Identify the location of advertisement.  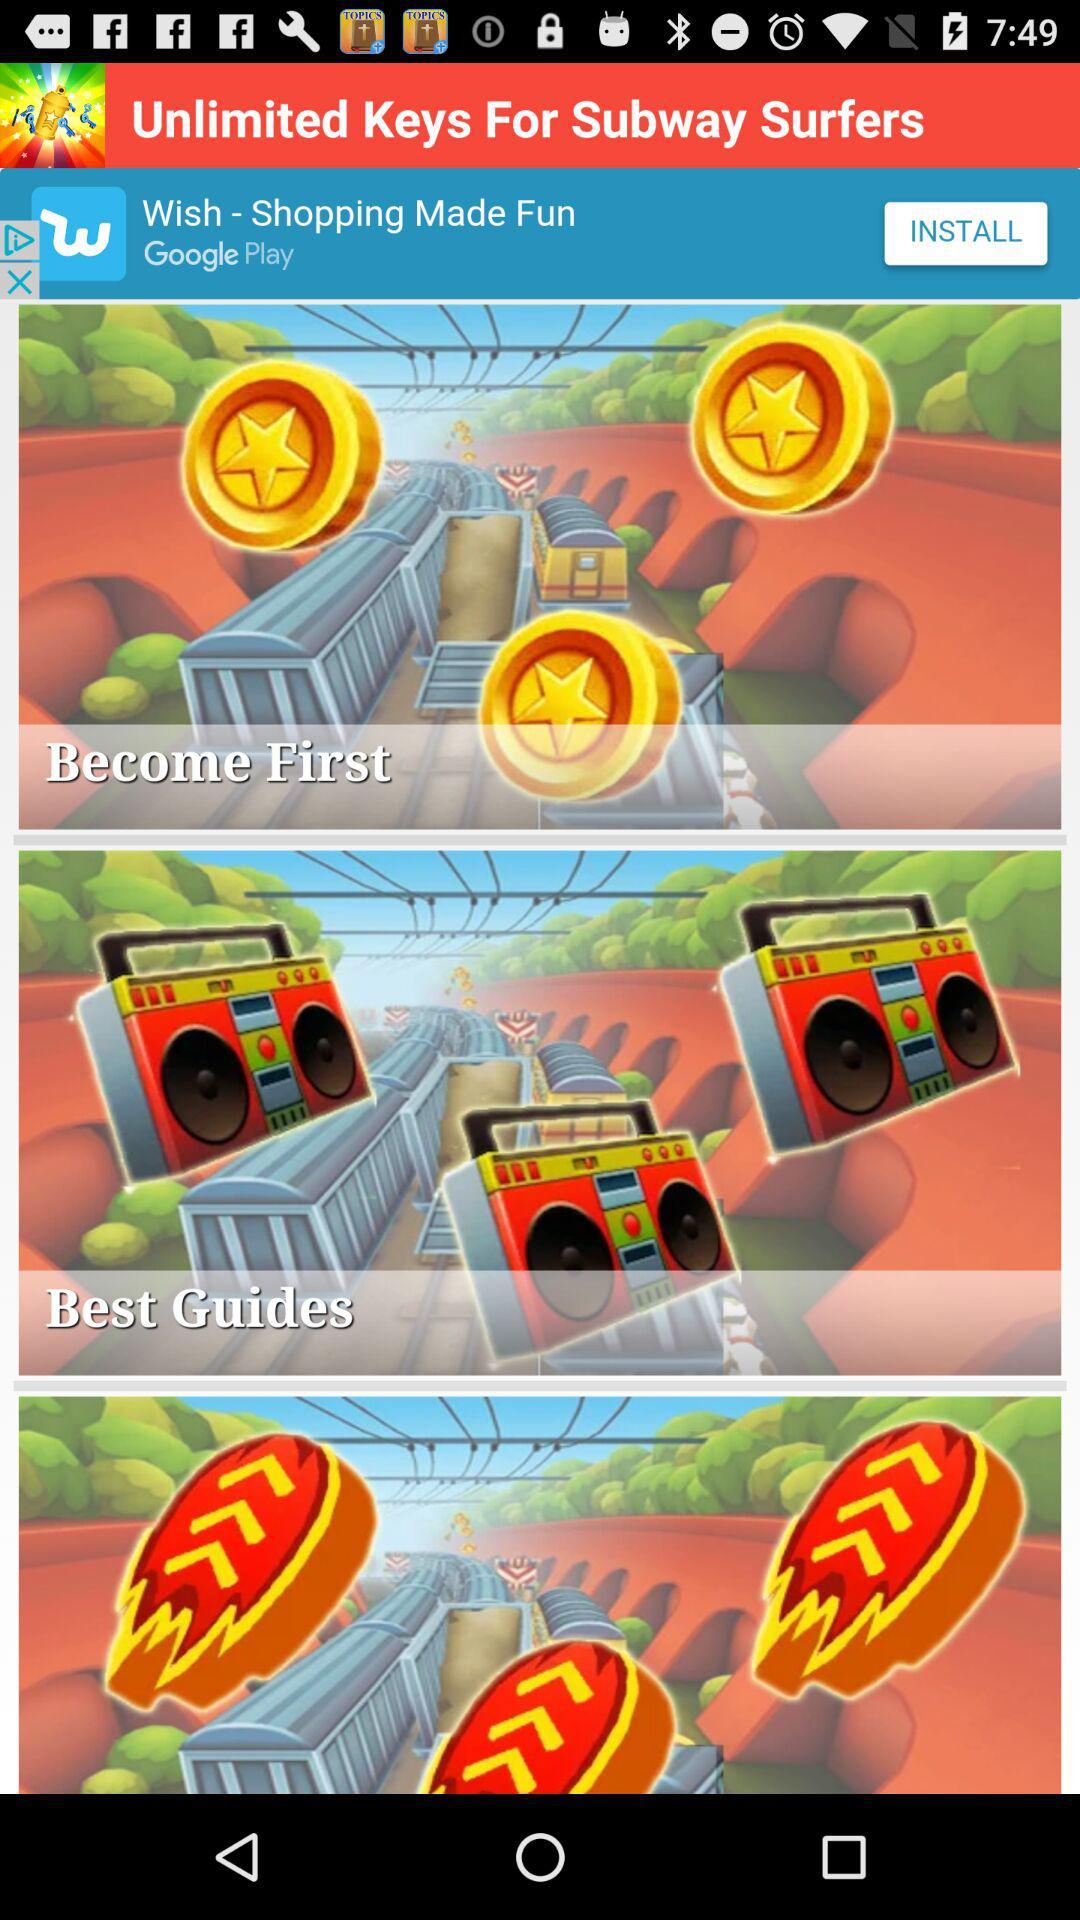
(540, 233).